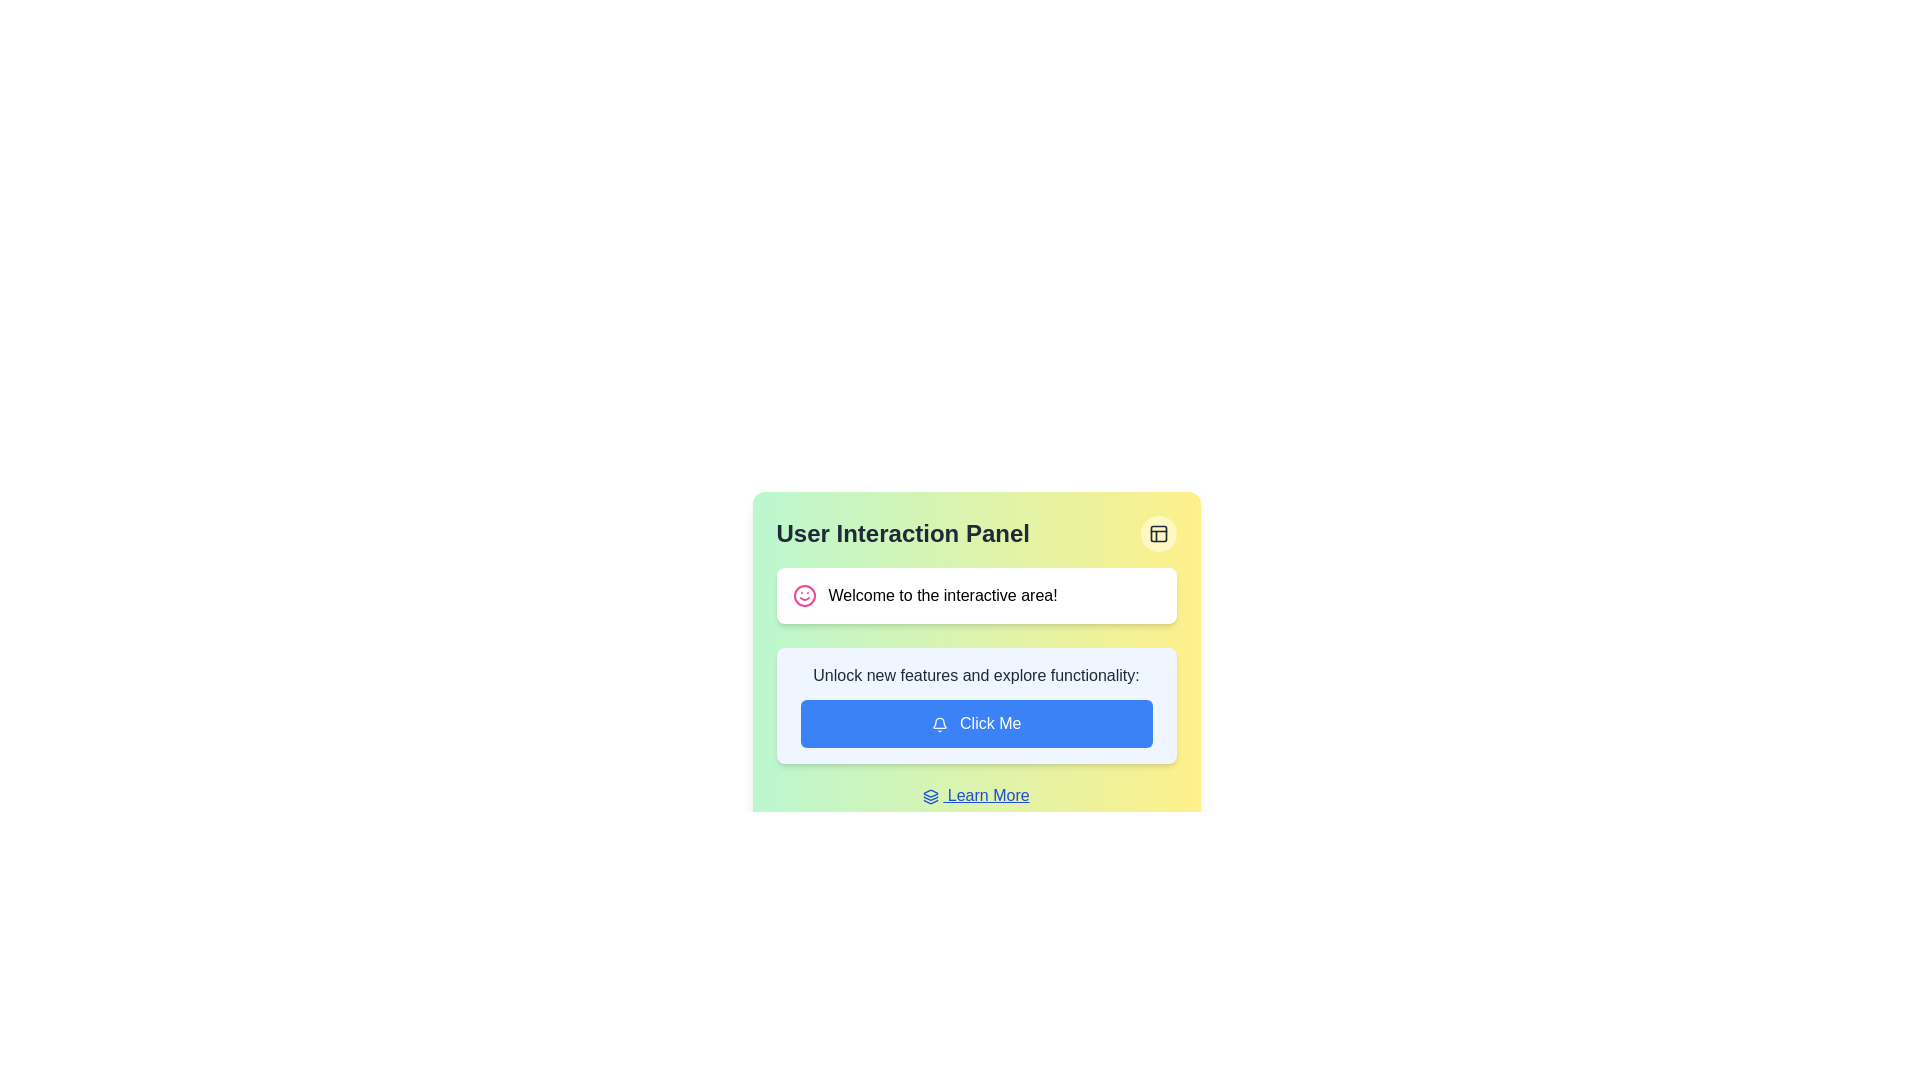  I want to click on the small circular button with a yellow background and a gray grid icon located in the top-right corner of the 'User Interaction Panel' section, so click(1158, 532).